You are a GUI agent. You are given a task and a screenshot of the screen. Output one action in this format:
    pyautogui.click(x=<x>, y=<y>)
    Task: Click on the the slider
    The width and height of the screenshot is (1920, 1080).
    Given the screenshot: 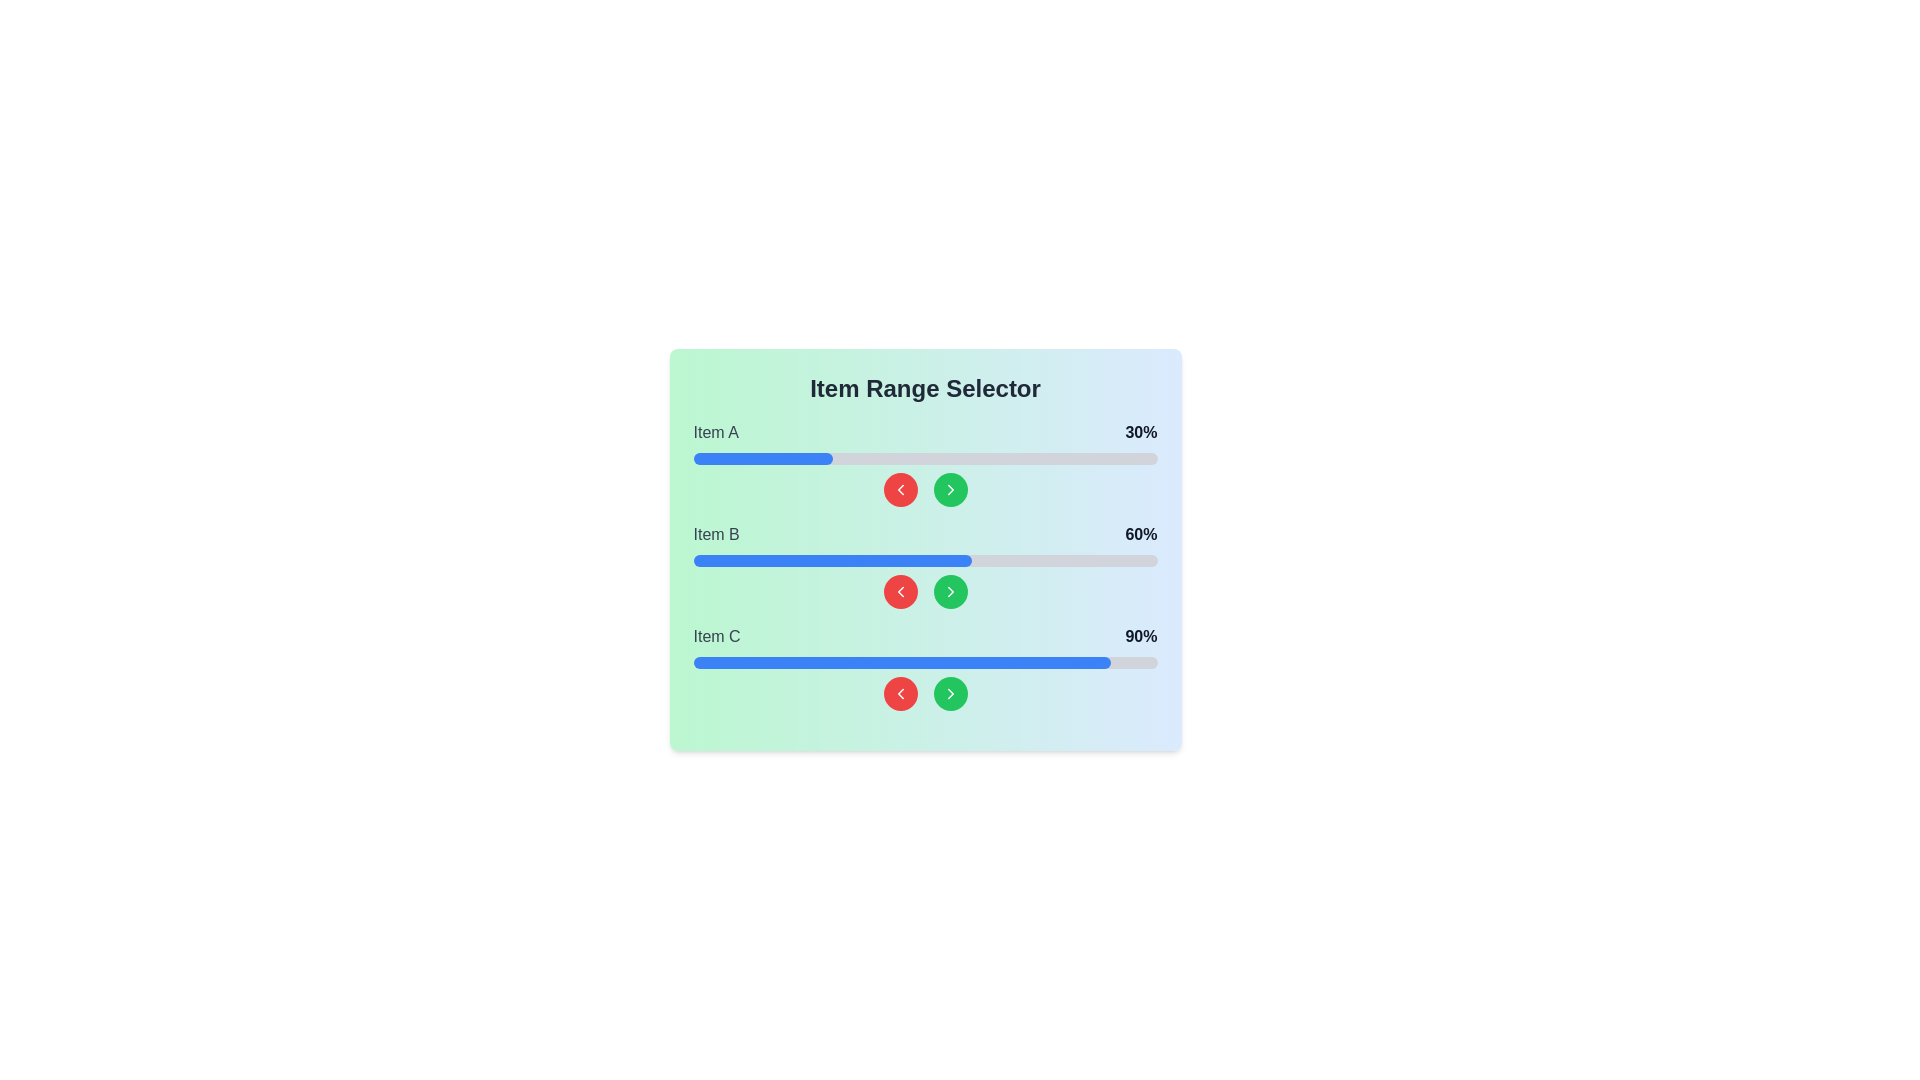 What is the action you would take?
    pyautogui.click(x=910, y=560)
    